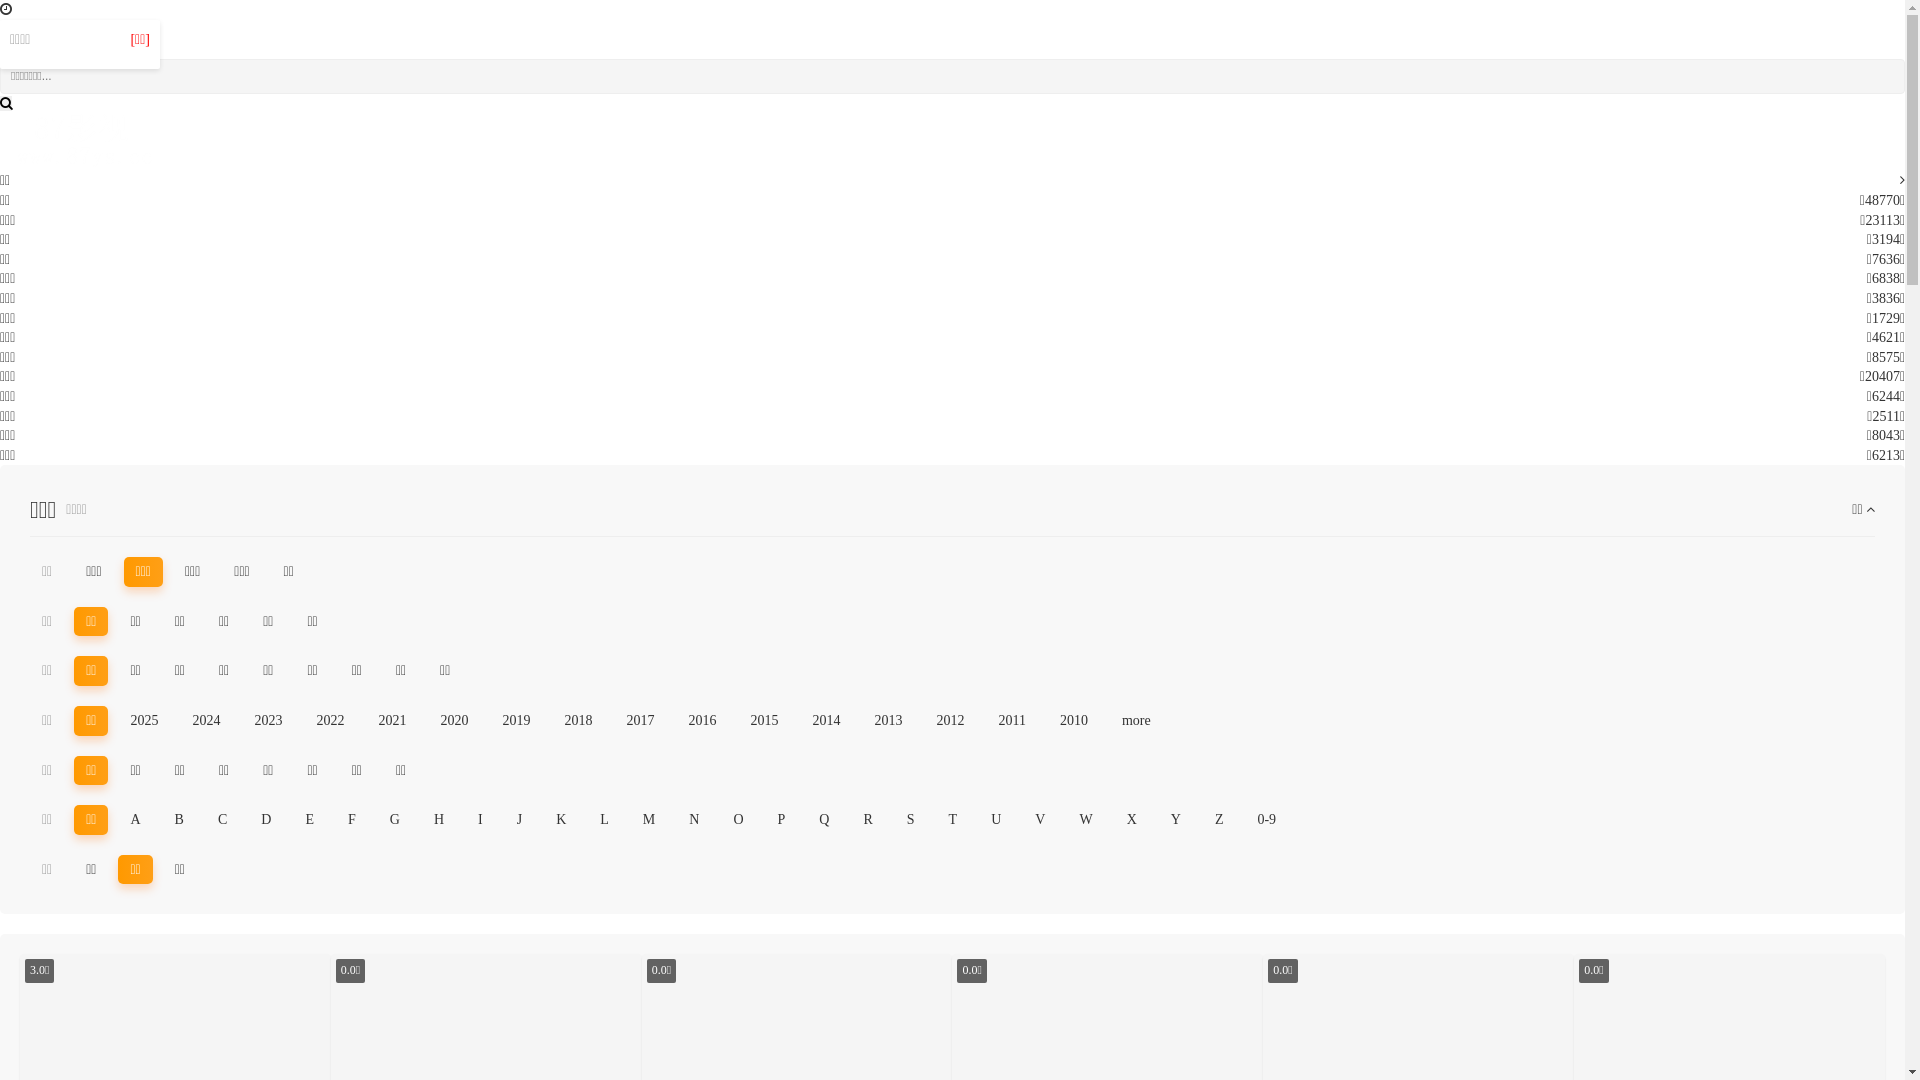  I want to click on 'S', so click(893, 820).